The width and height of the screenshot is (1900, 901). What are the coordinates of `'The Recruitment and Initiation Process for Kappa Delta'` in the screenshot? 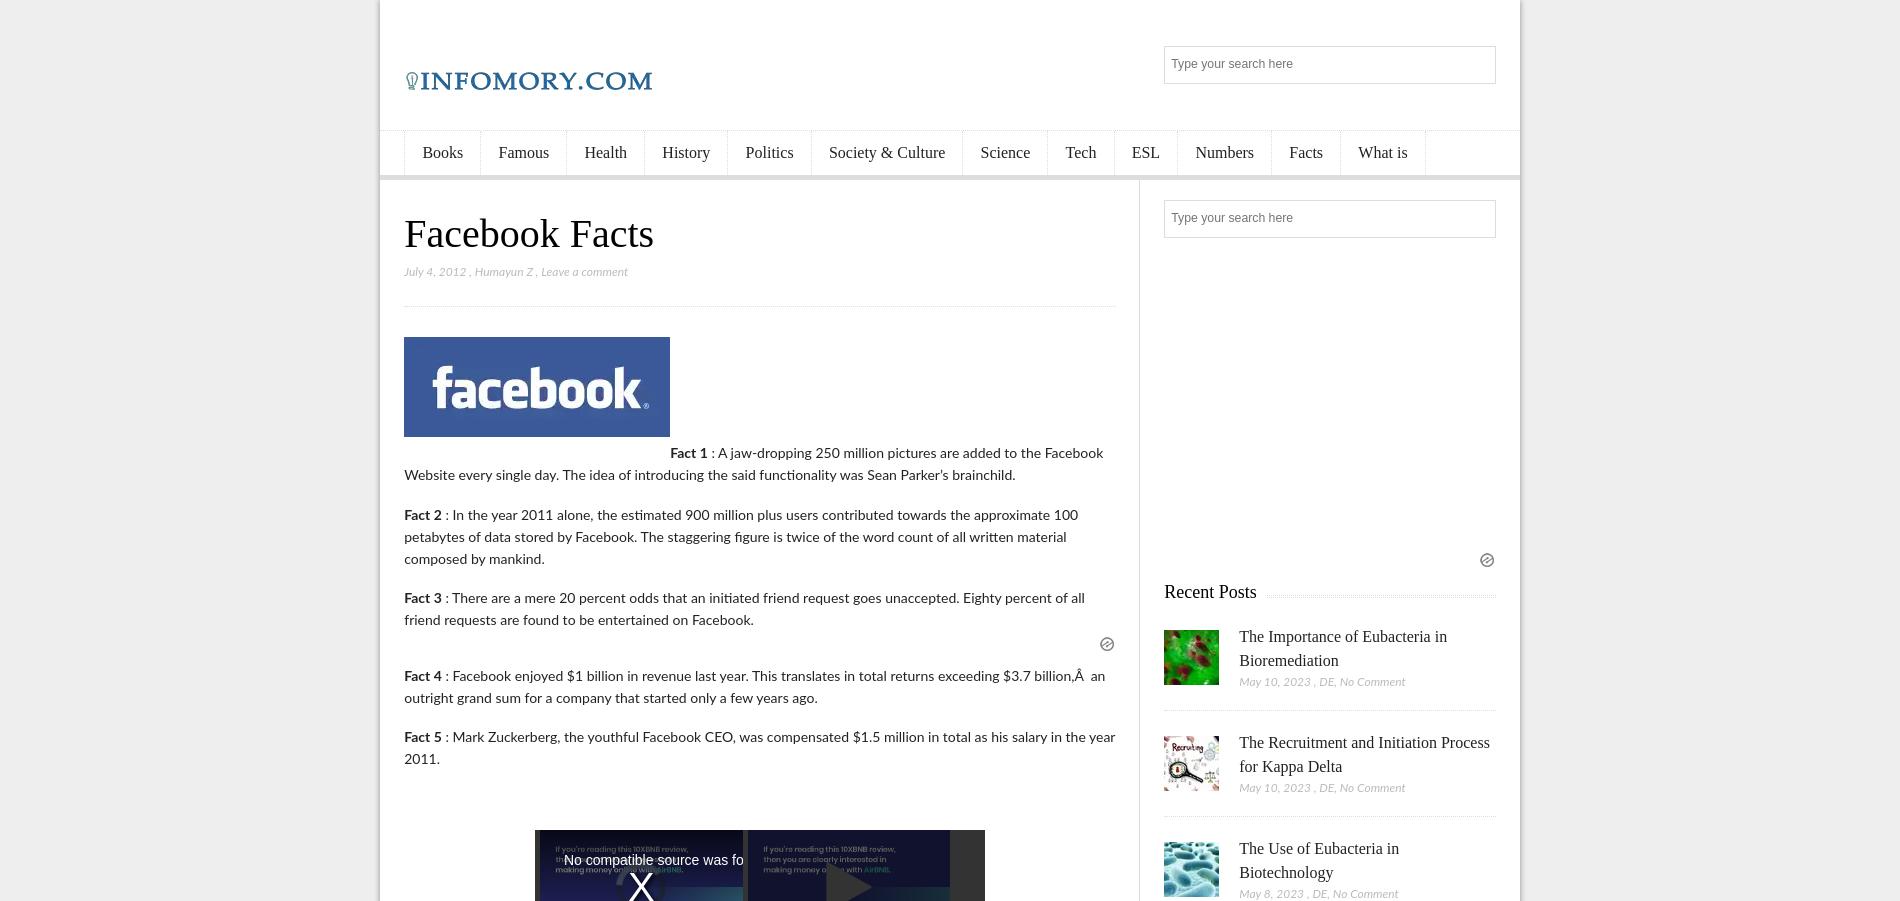 It's located at (1363, 753).